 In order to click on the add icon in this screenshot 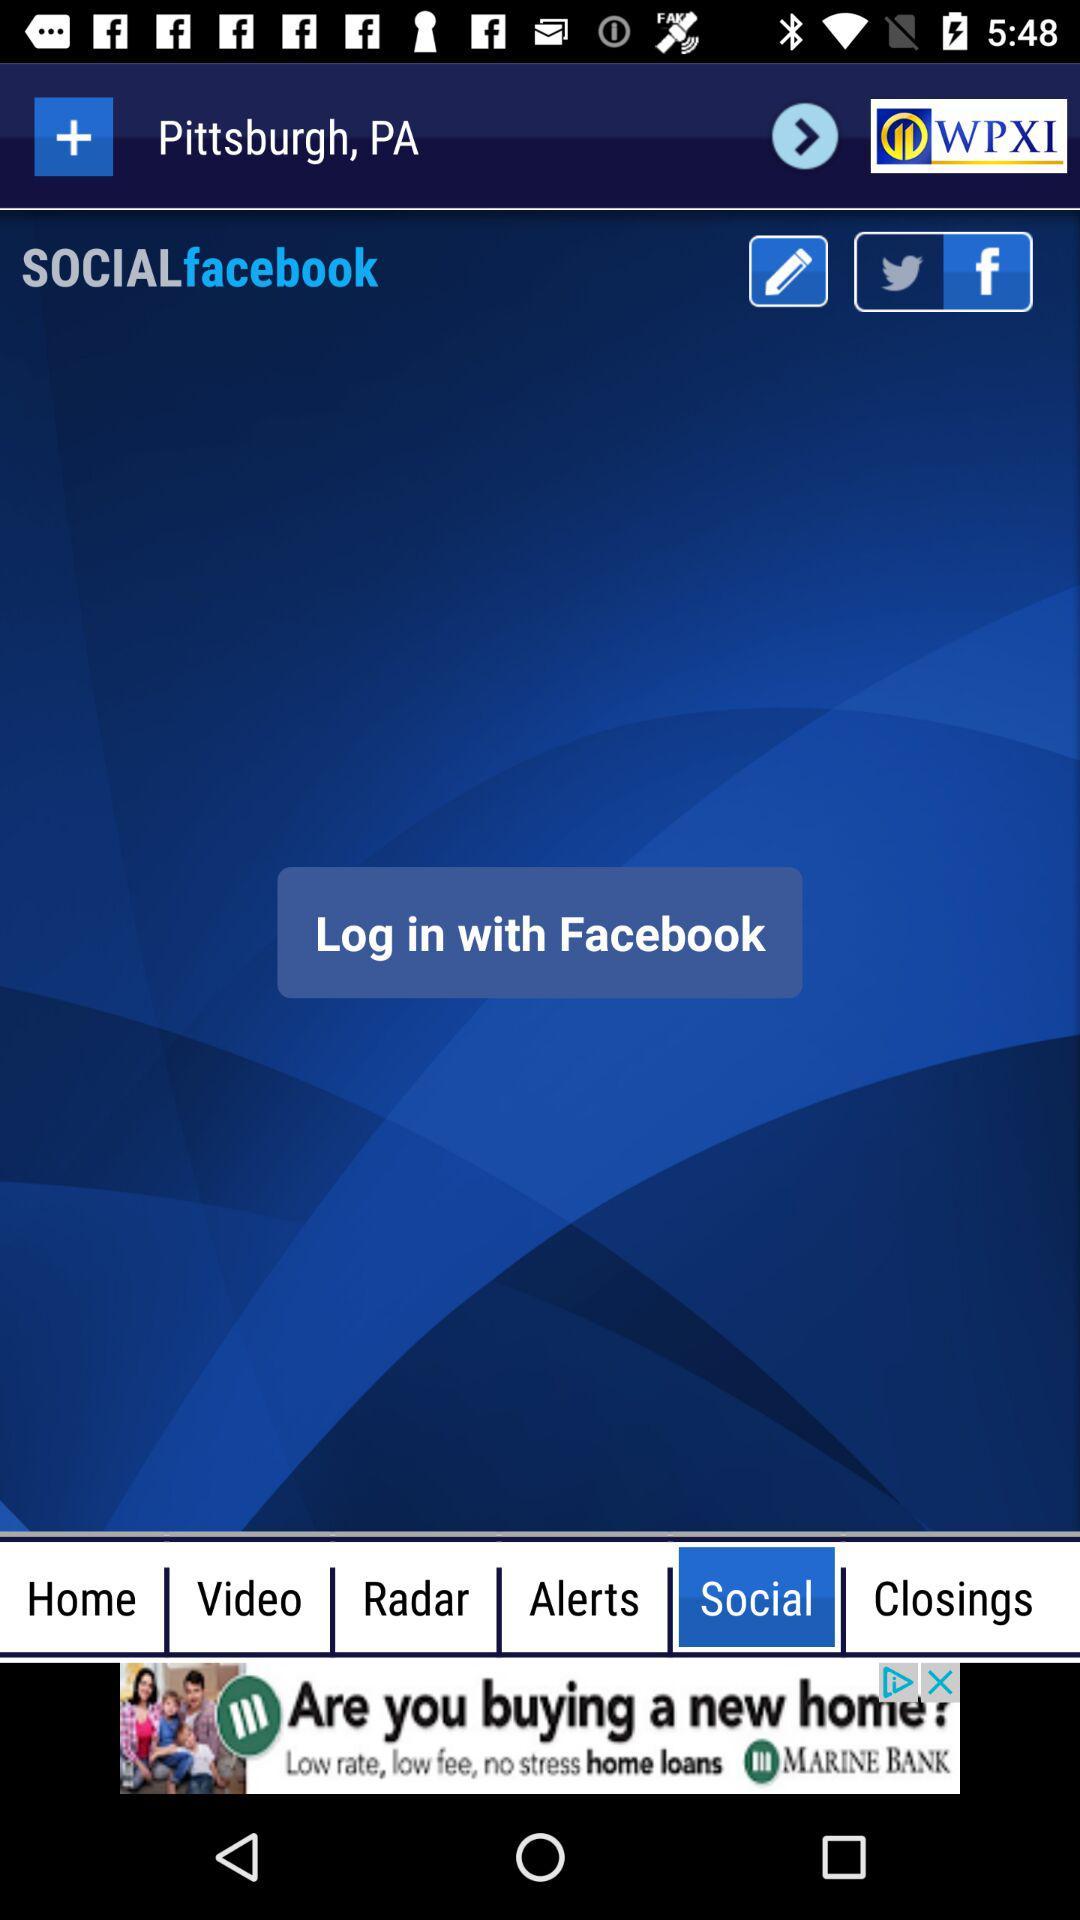, I will do `click(72, 135)`.